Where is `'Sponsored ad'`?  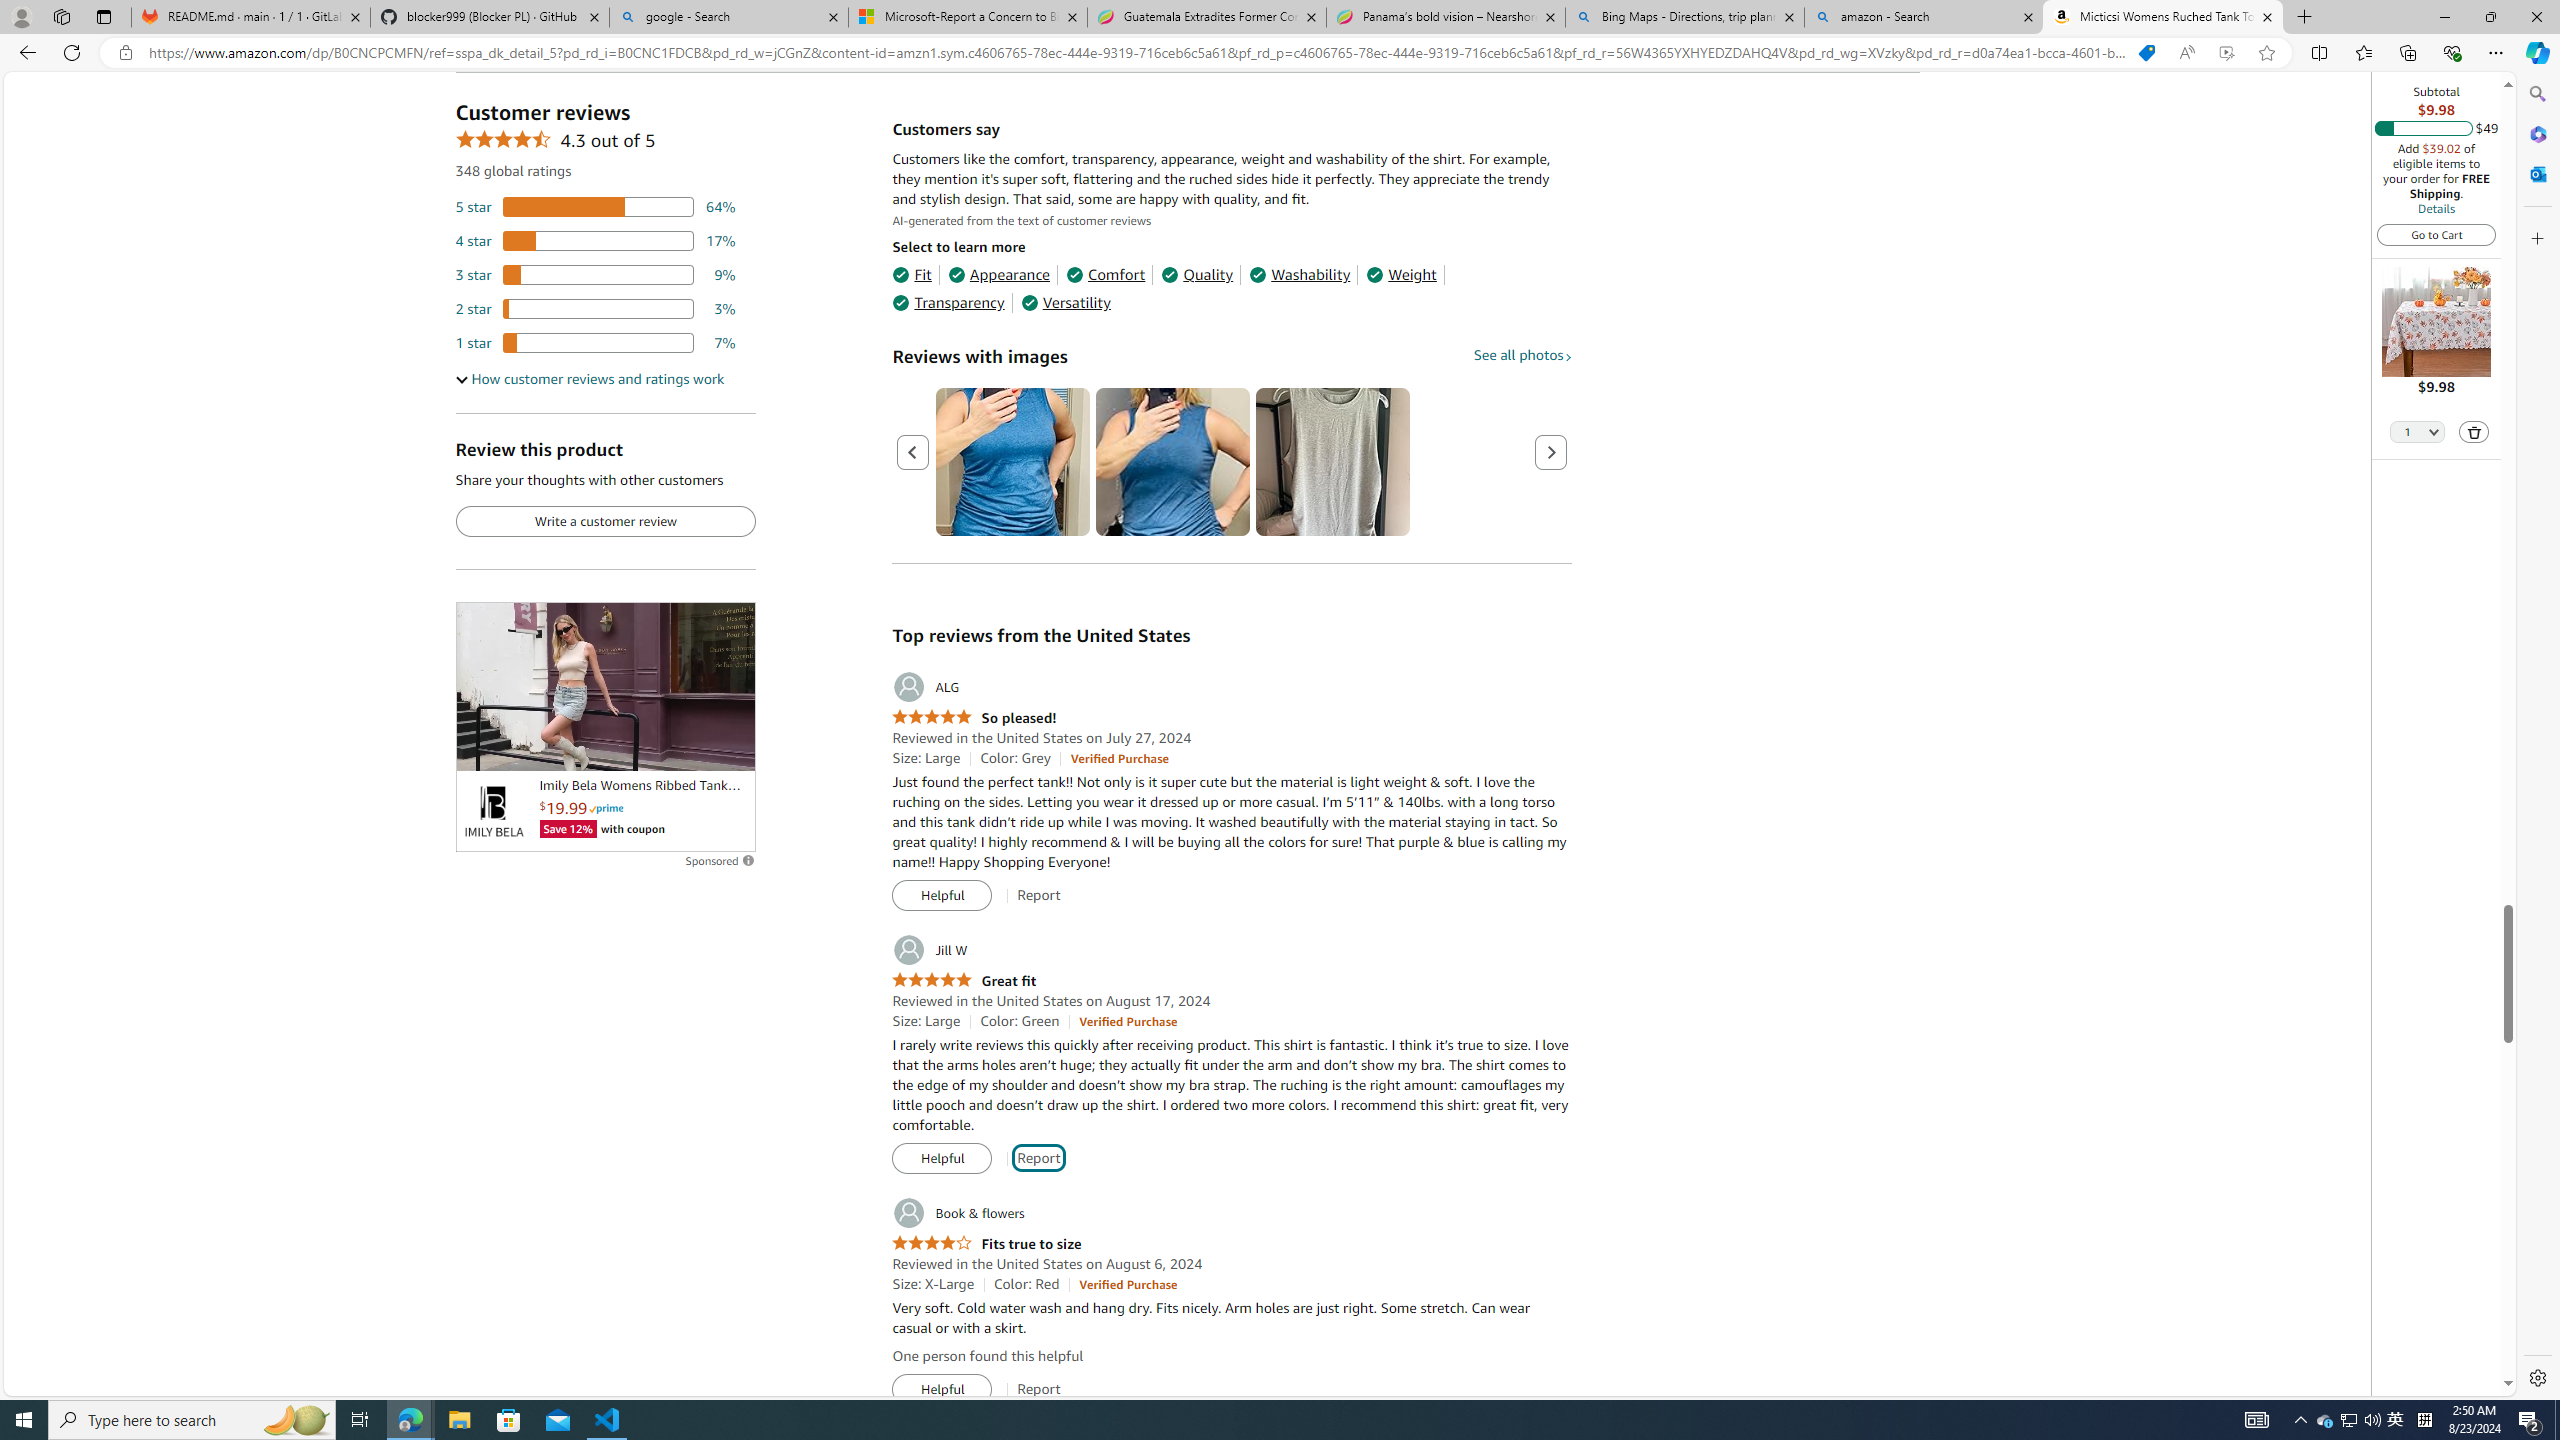
'Sponsored ad' is located at coordinates (604, 685).